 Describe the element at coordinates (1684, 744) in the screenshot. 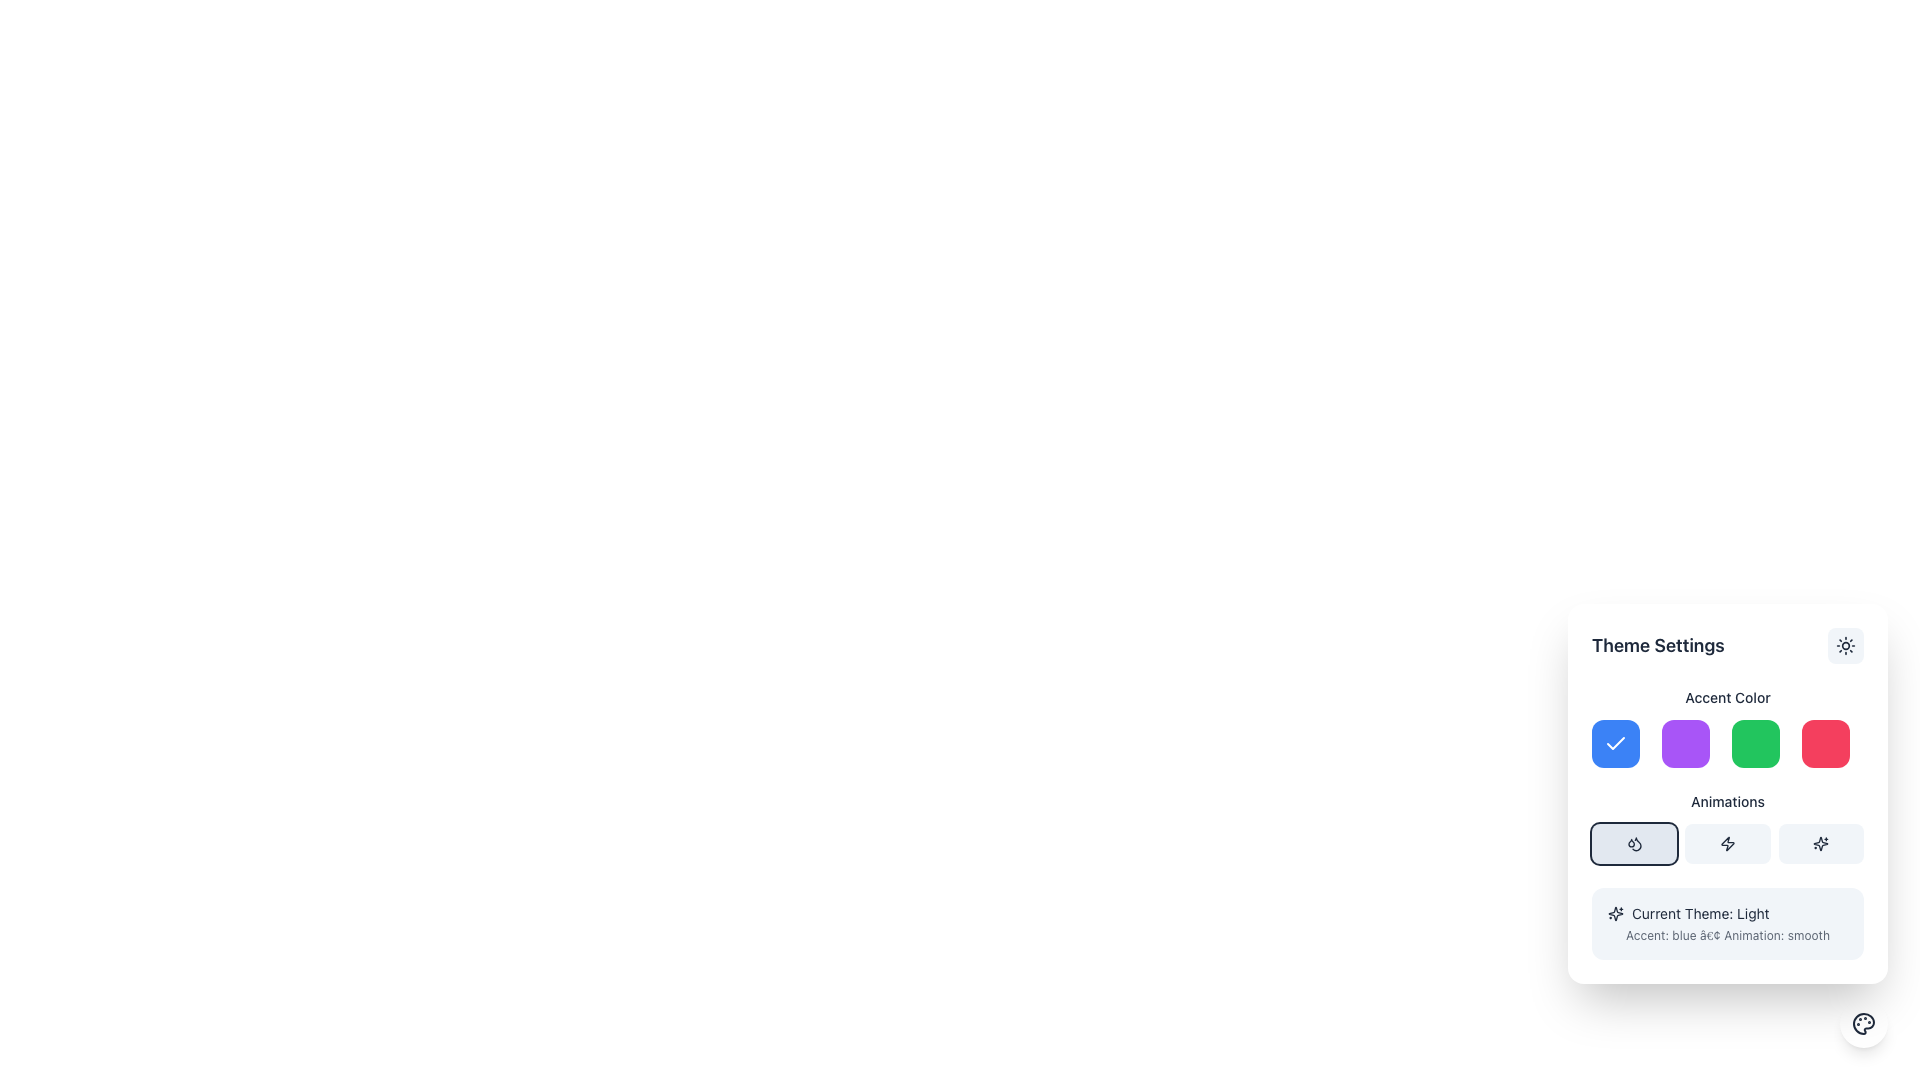

I see `the purple square button with rounded corners located in the color selection group` at that location.